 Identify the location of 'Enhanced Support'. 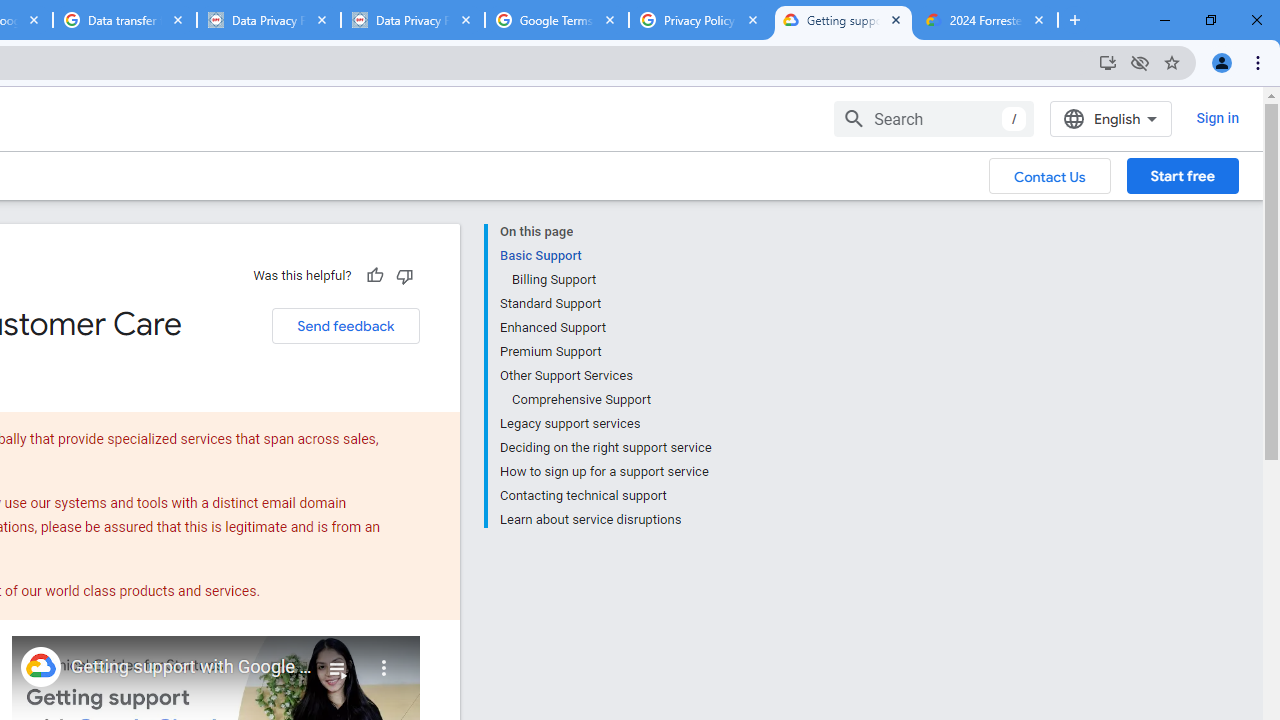
(604, 326).